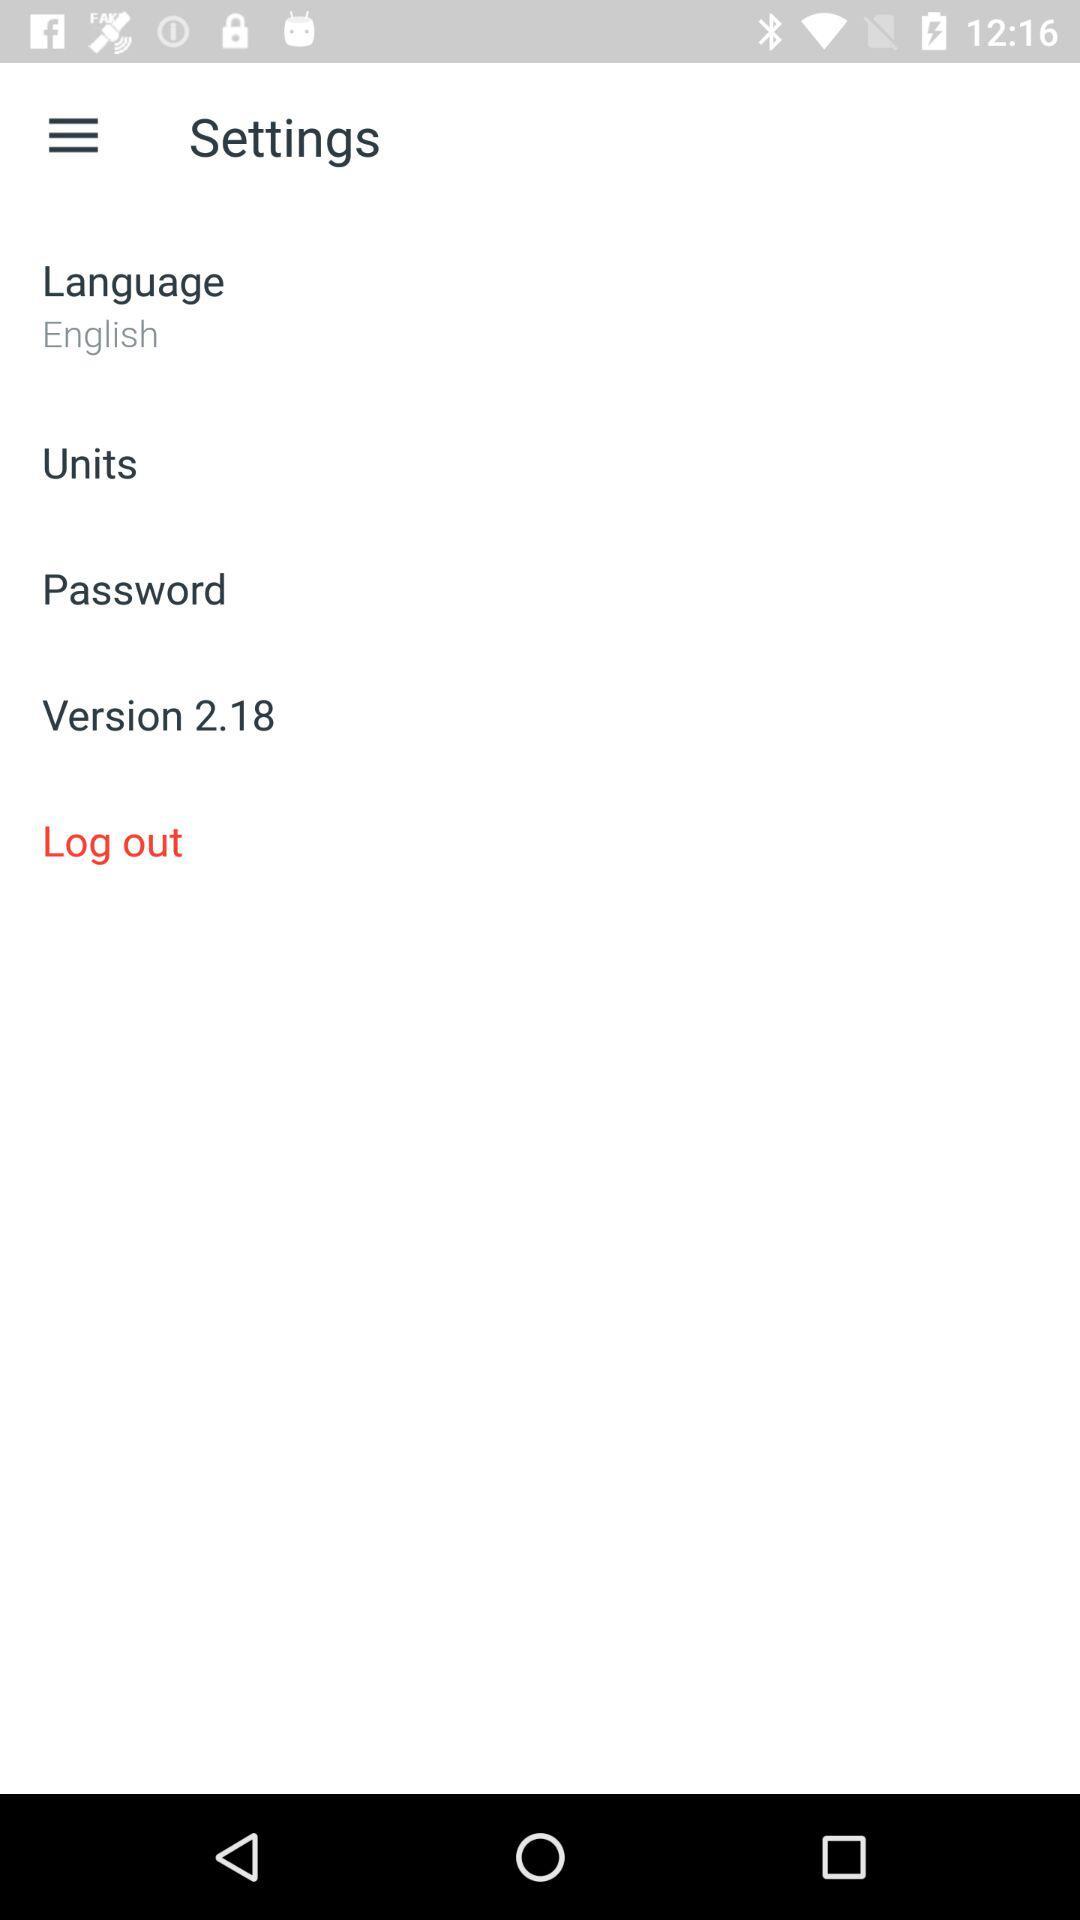 The image size is (1080, 1920). I want to click on units, so click(540, 460).